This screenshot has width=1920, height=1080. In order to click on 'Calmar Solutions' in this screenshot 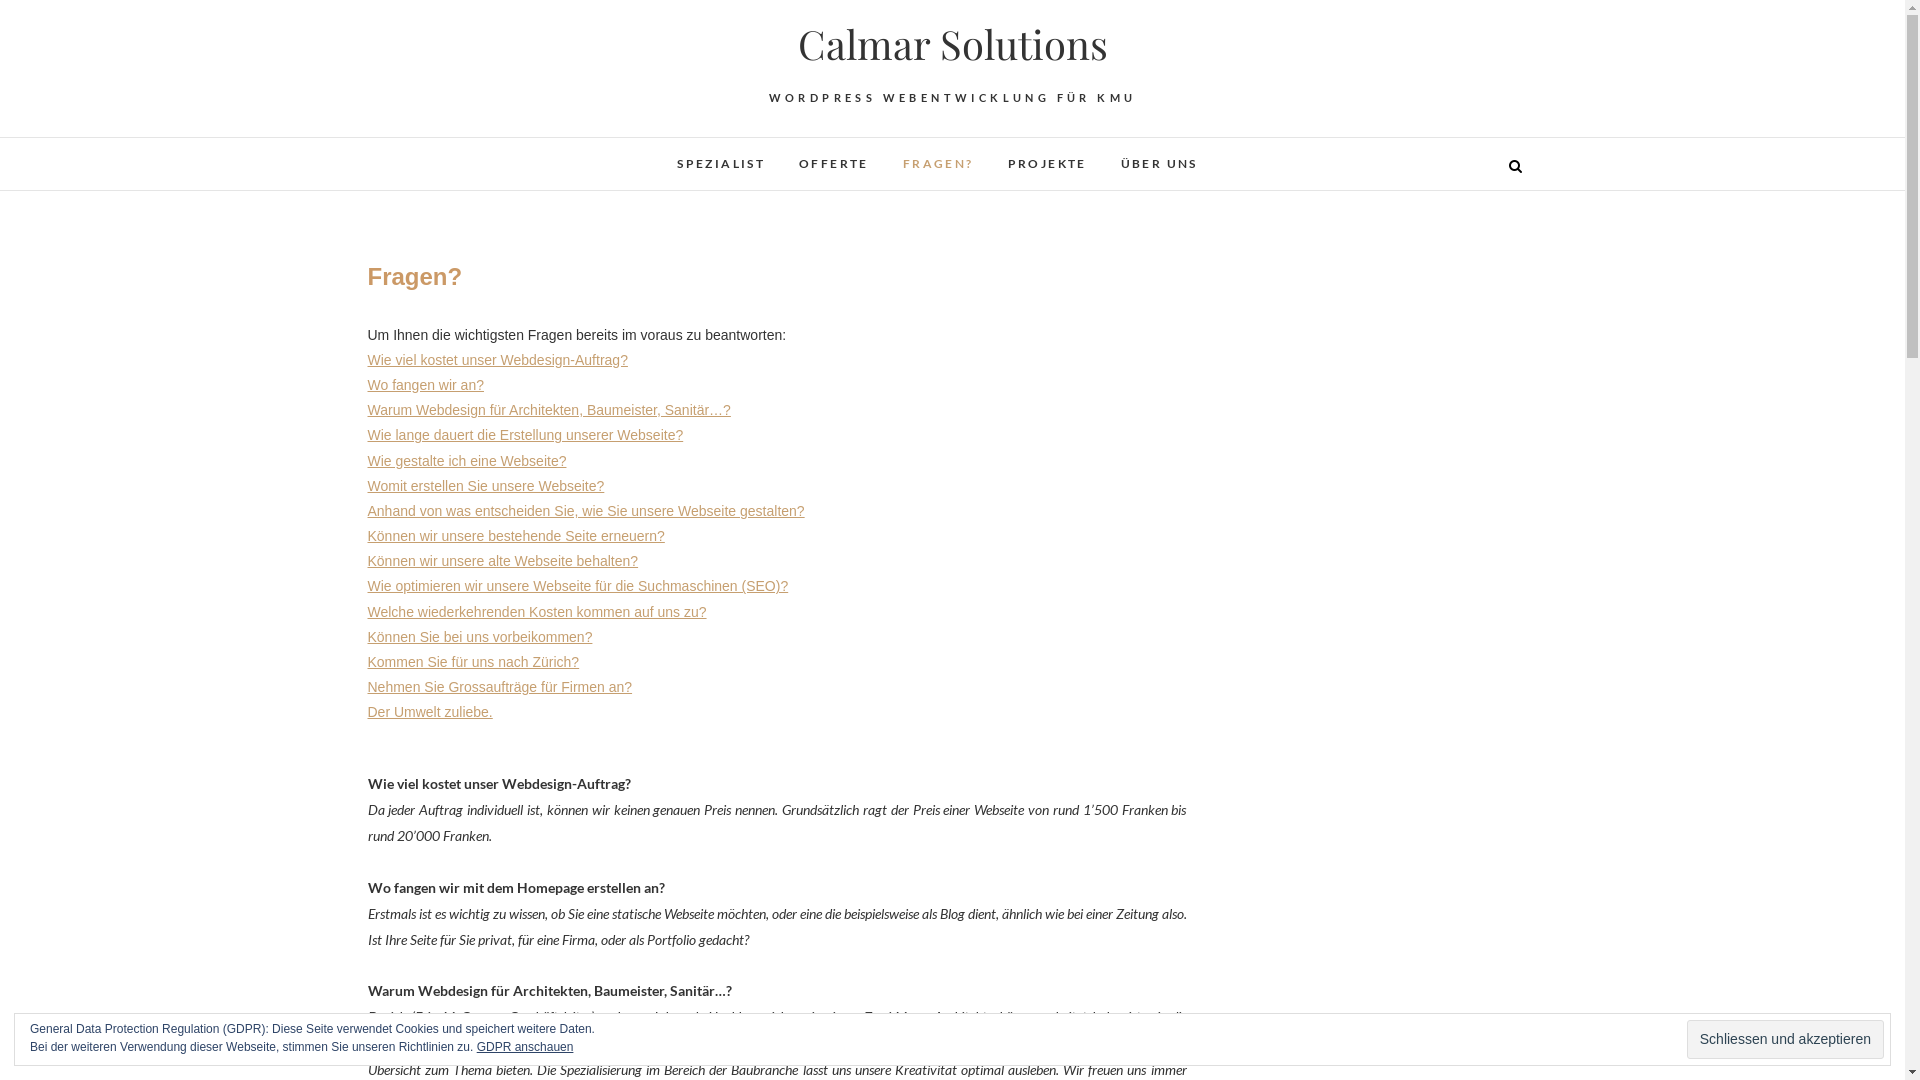, I will do `click(950, 43)`.